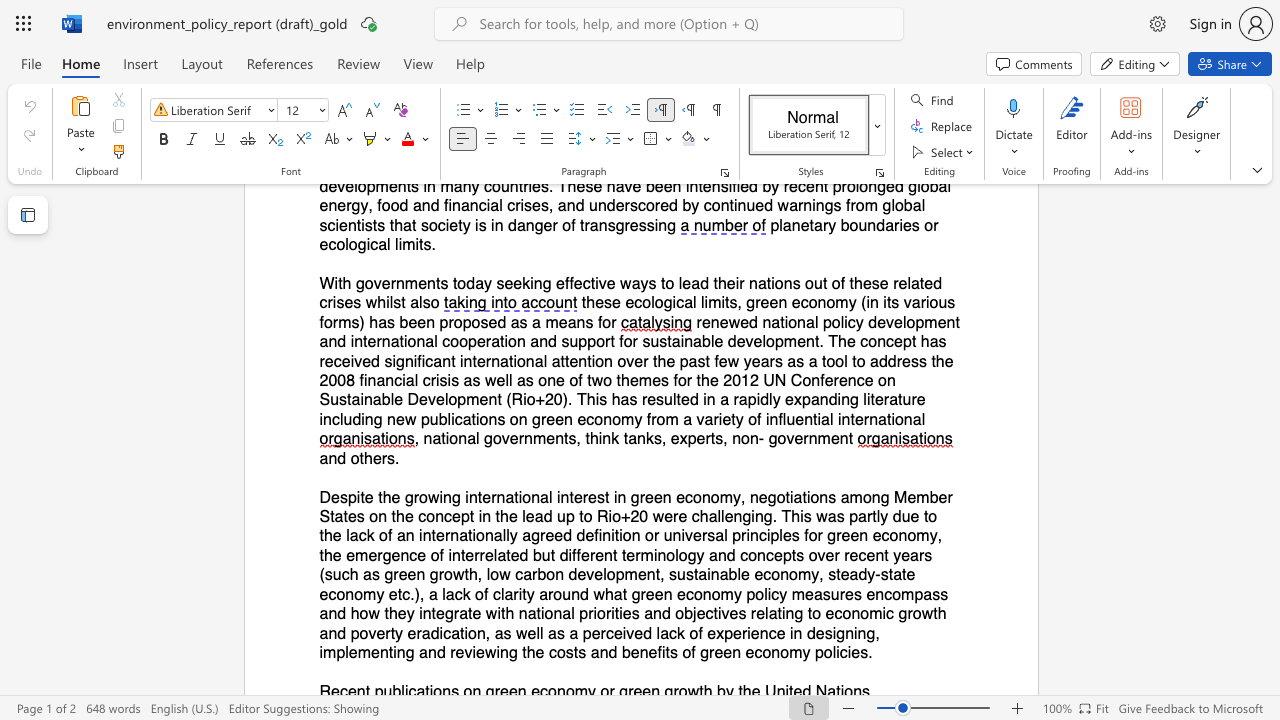  Describe the element at coordinates (776, 438) in the screenshot. I see `the subset text "overnment" within the text ", national governments, think tanks, experts, non‐ government"` at that location.